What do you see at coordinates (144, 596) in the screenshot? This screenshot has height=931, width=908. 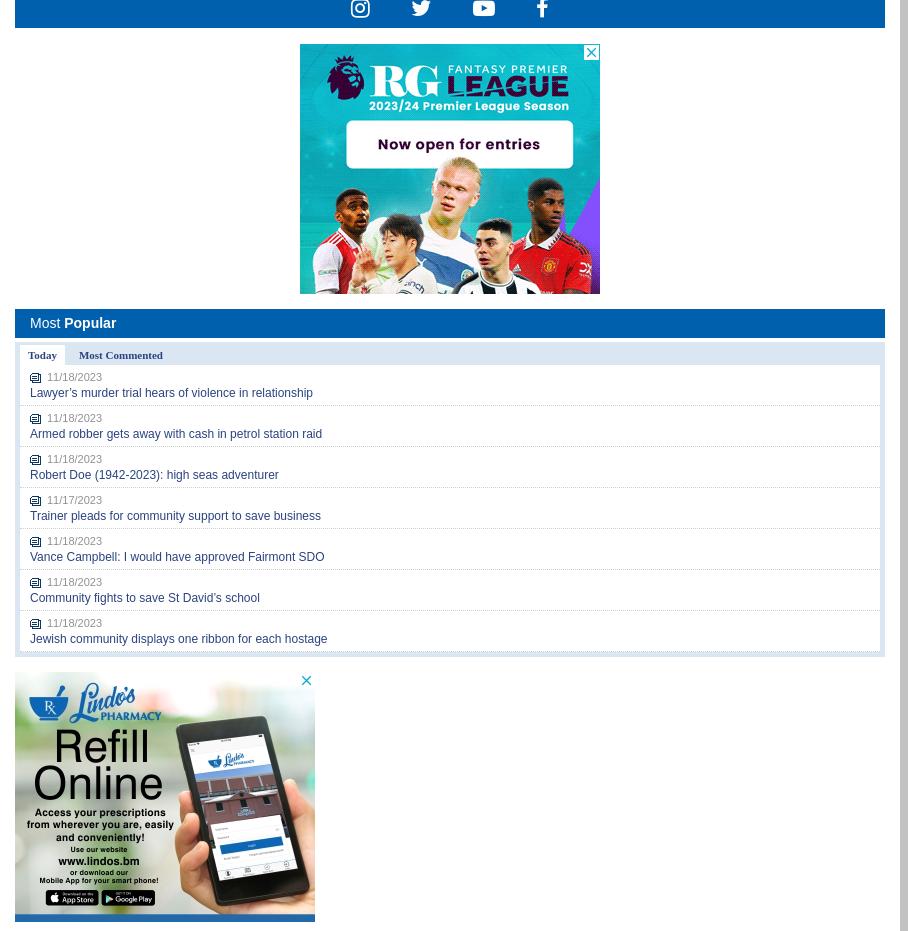 I see `'Community fights to save St David’s school'` at bounding box center [144, 596].